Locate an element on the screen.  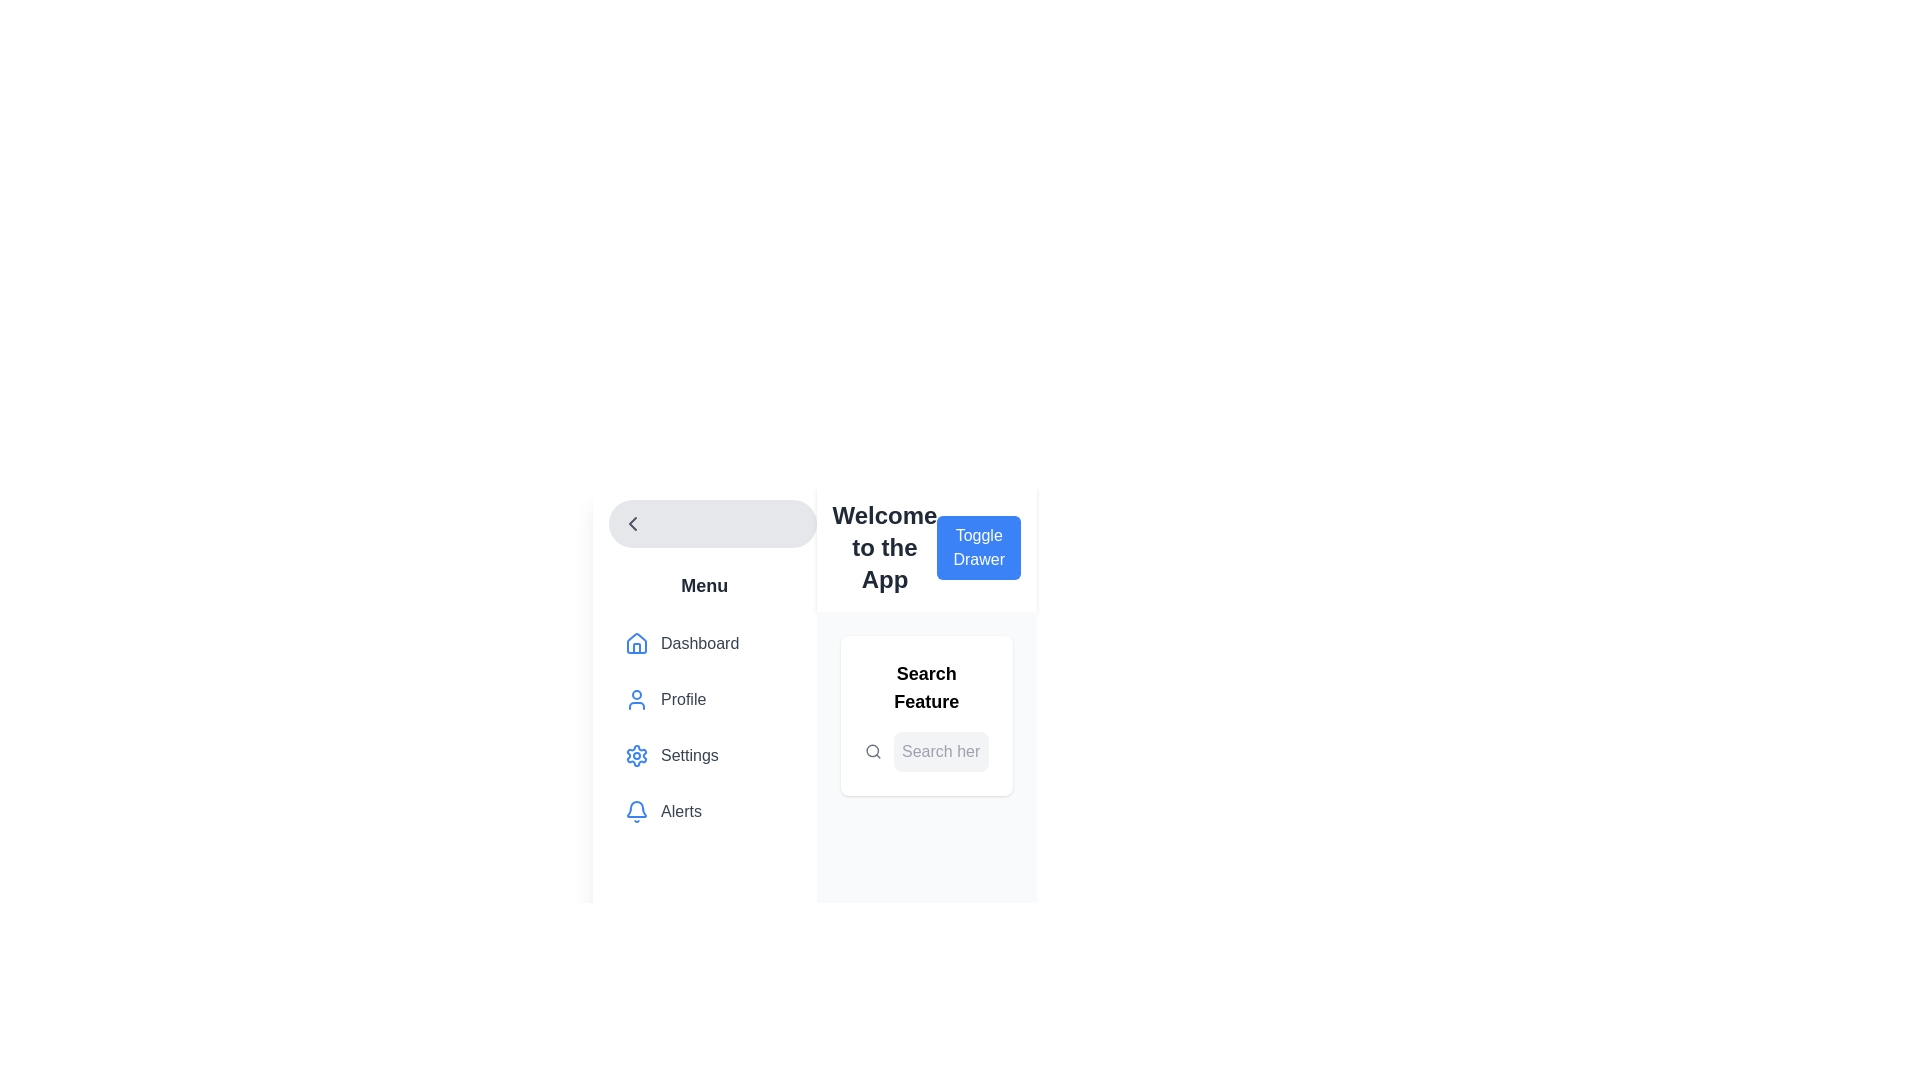
the chevron icon located in the sidebar at the top-left corner, just to the left of the 'Menu' section is located at coordinates (632, 523).